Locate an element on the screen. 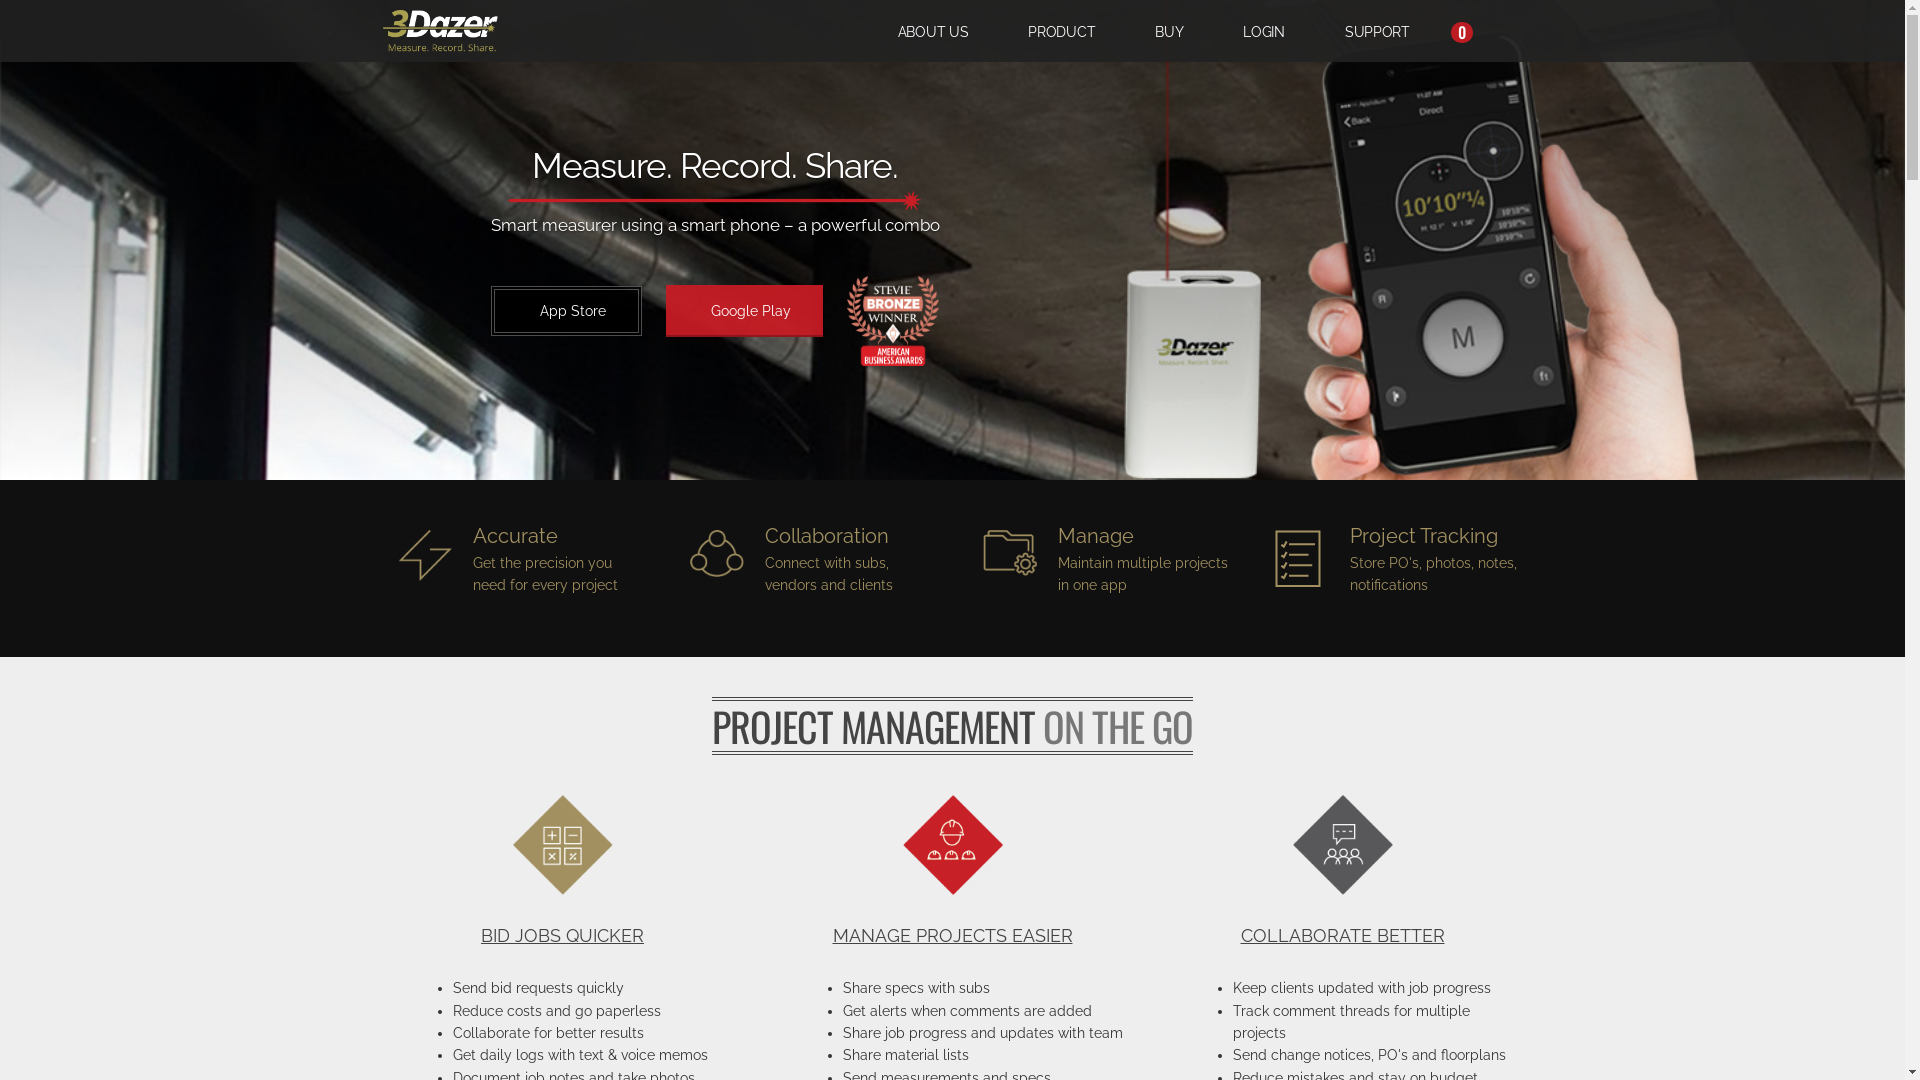 The width and height of the screenshot is (1920, 1080). 'BUY' is located at coordinates (1169, 30).